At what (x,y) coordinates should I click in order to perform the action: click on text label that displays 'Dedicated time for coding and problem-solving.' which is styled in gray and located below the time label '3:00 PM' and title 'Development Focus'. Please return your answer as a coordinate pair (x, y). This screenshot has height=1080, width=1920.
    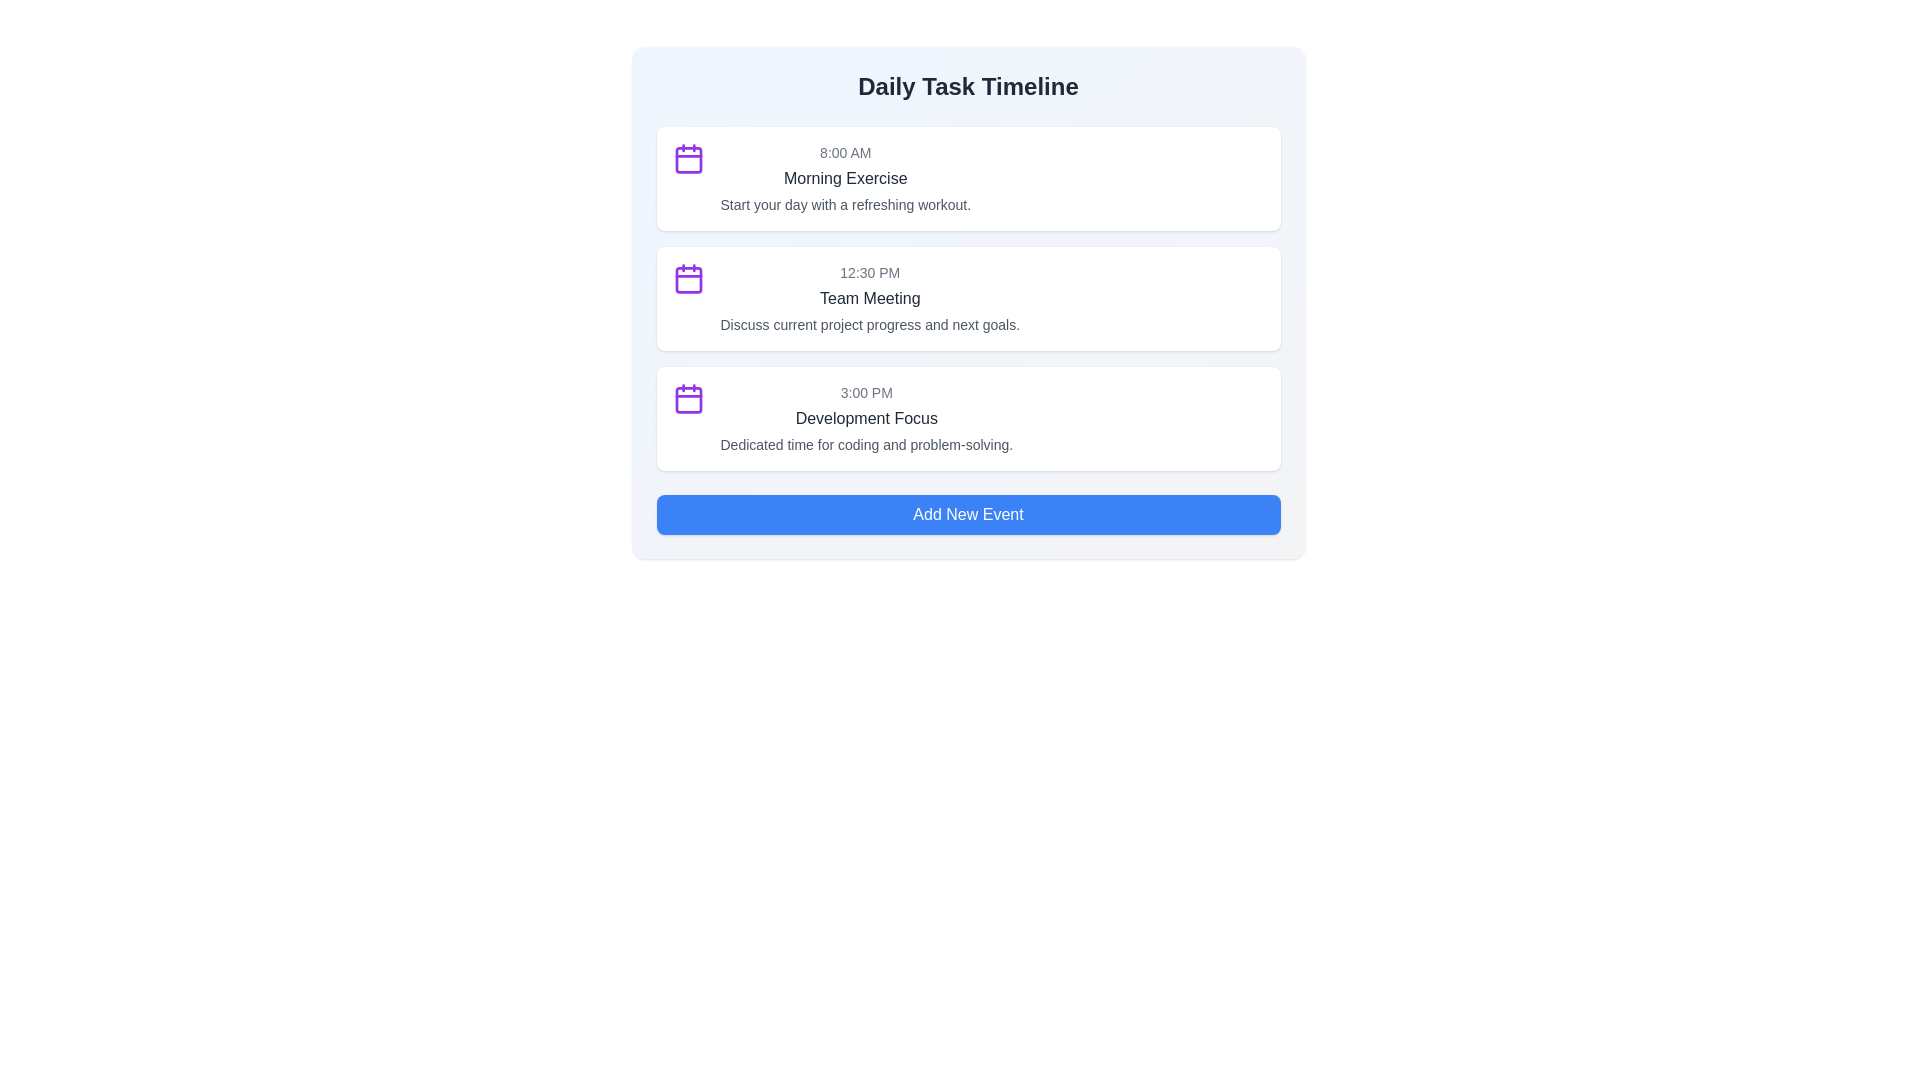
    Looking at the image, I should click on (866, 443).